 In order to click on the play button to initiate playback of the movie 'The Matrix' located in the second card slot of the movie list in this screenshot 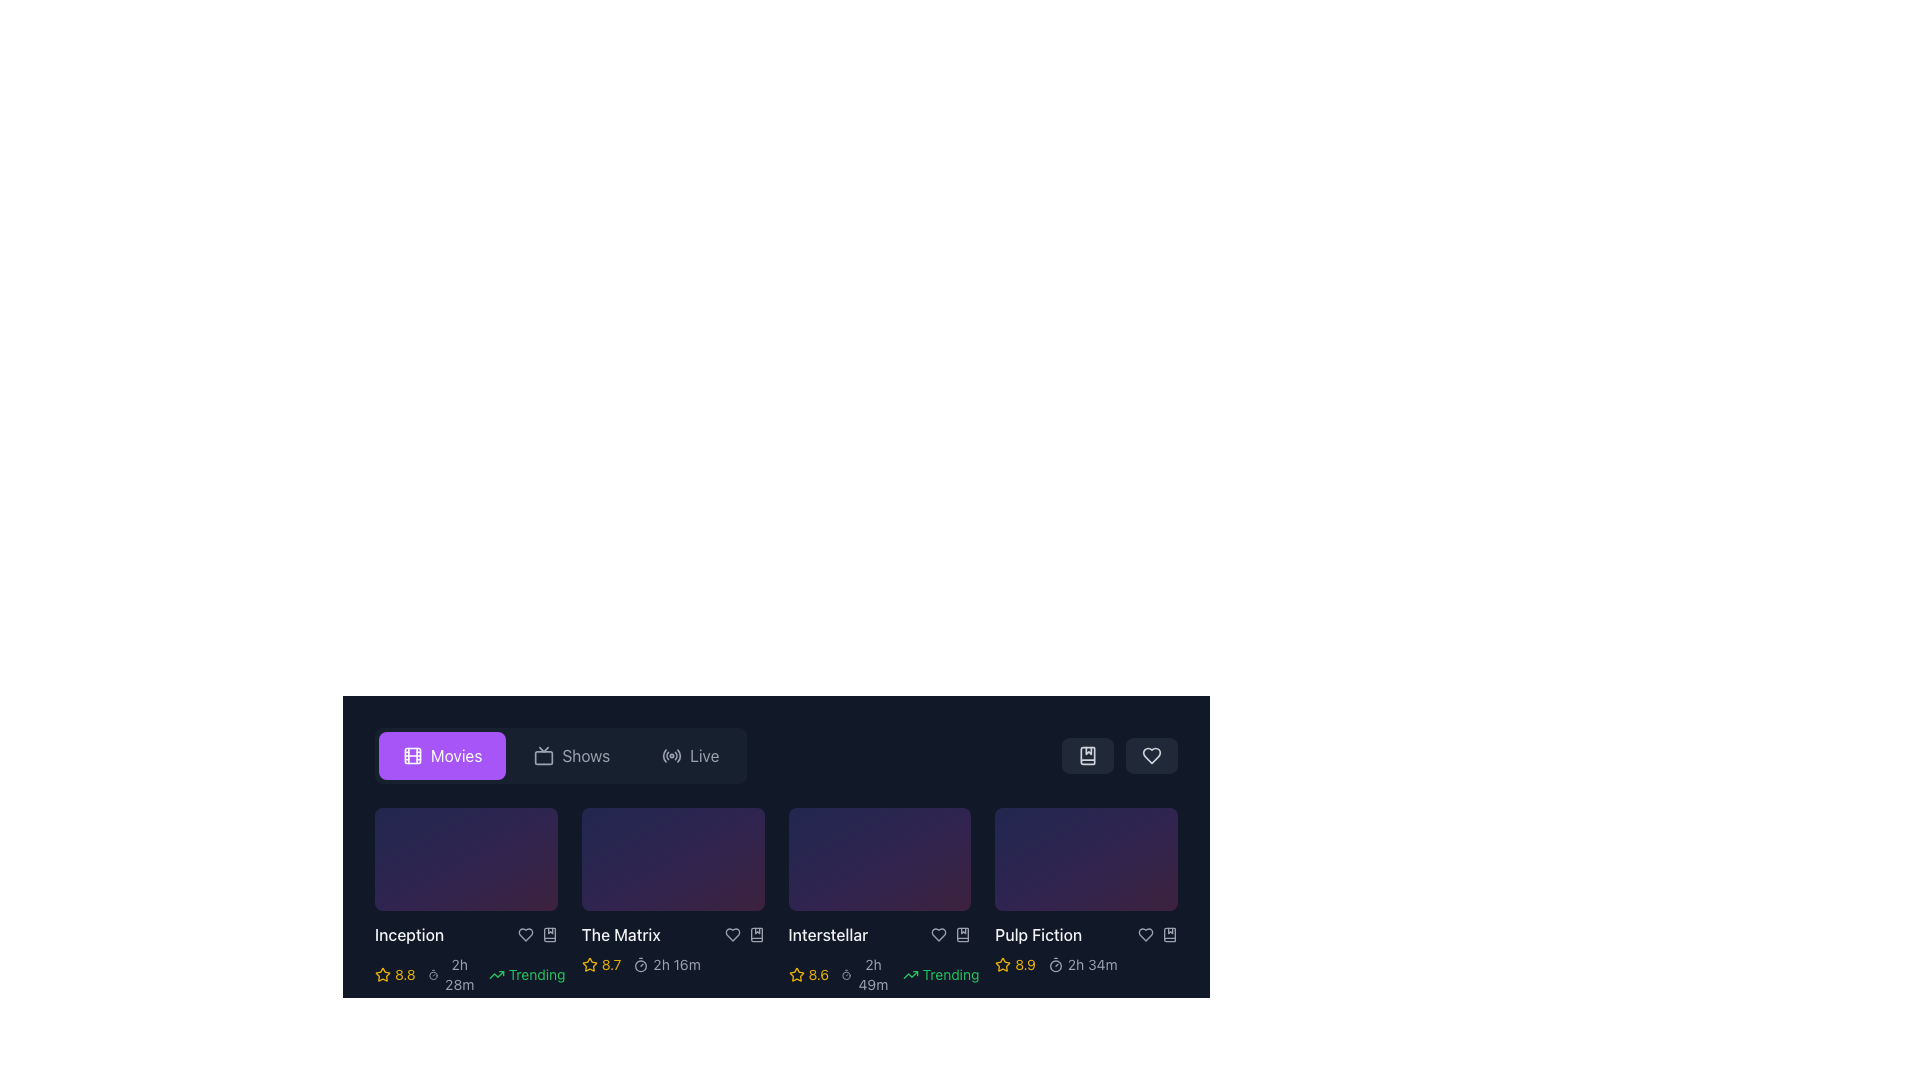, I will do `click(673, 901)`.